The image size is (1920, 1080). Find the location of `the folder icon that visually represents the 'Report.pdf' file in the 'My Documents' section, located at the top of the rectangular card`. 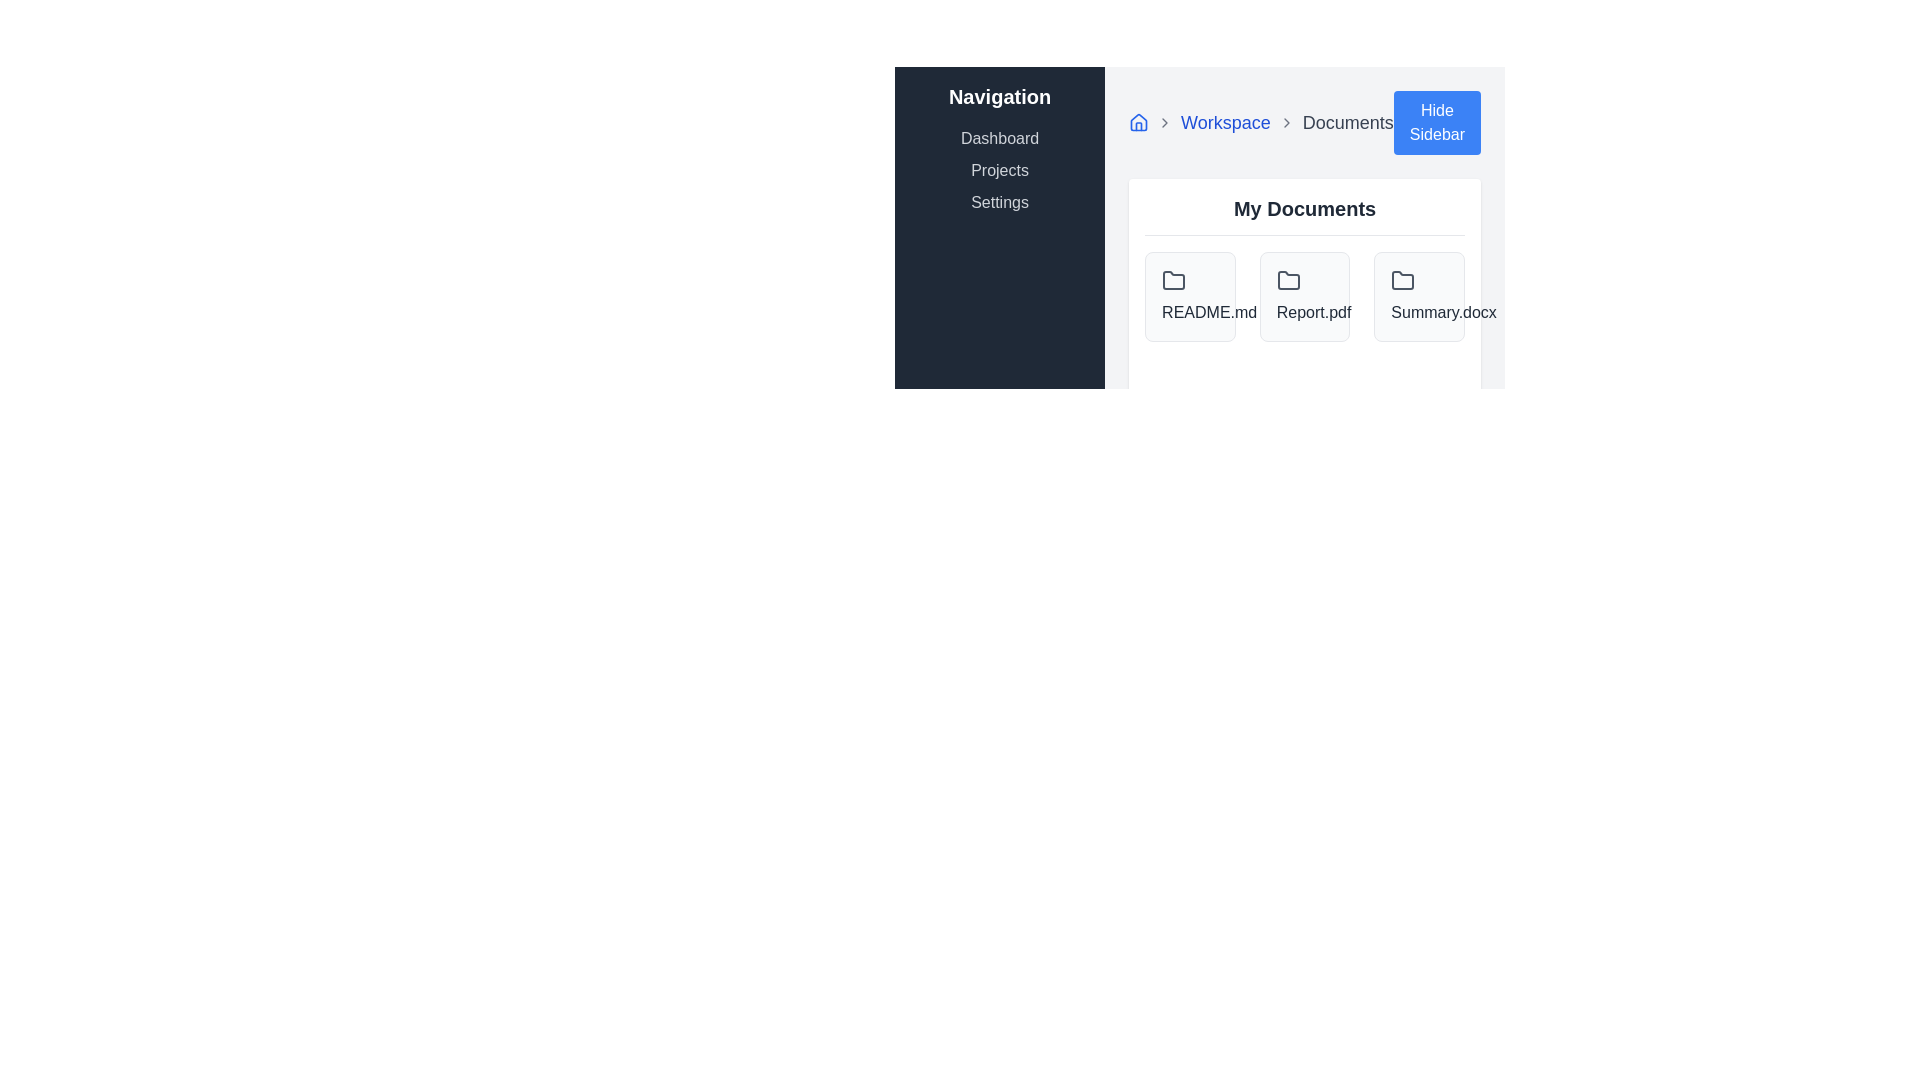

the folder icon that visually represents the 'Report.pdf' file in the 'My Documents' section, located at the top of the rectangular card is located at coordinates (1288, 281).